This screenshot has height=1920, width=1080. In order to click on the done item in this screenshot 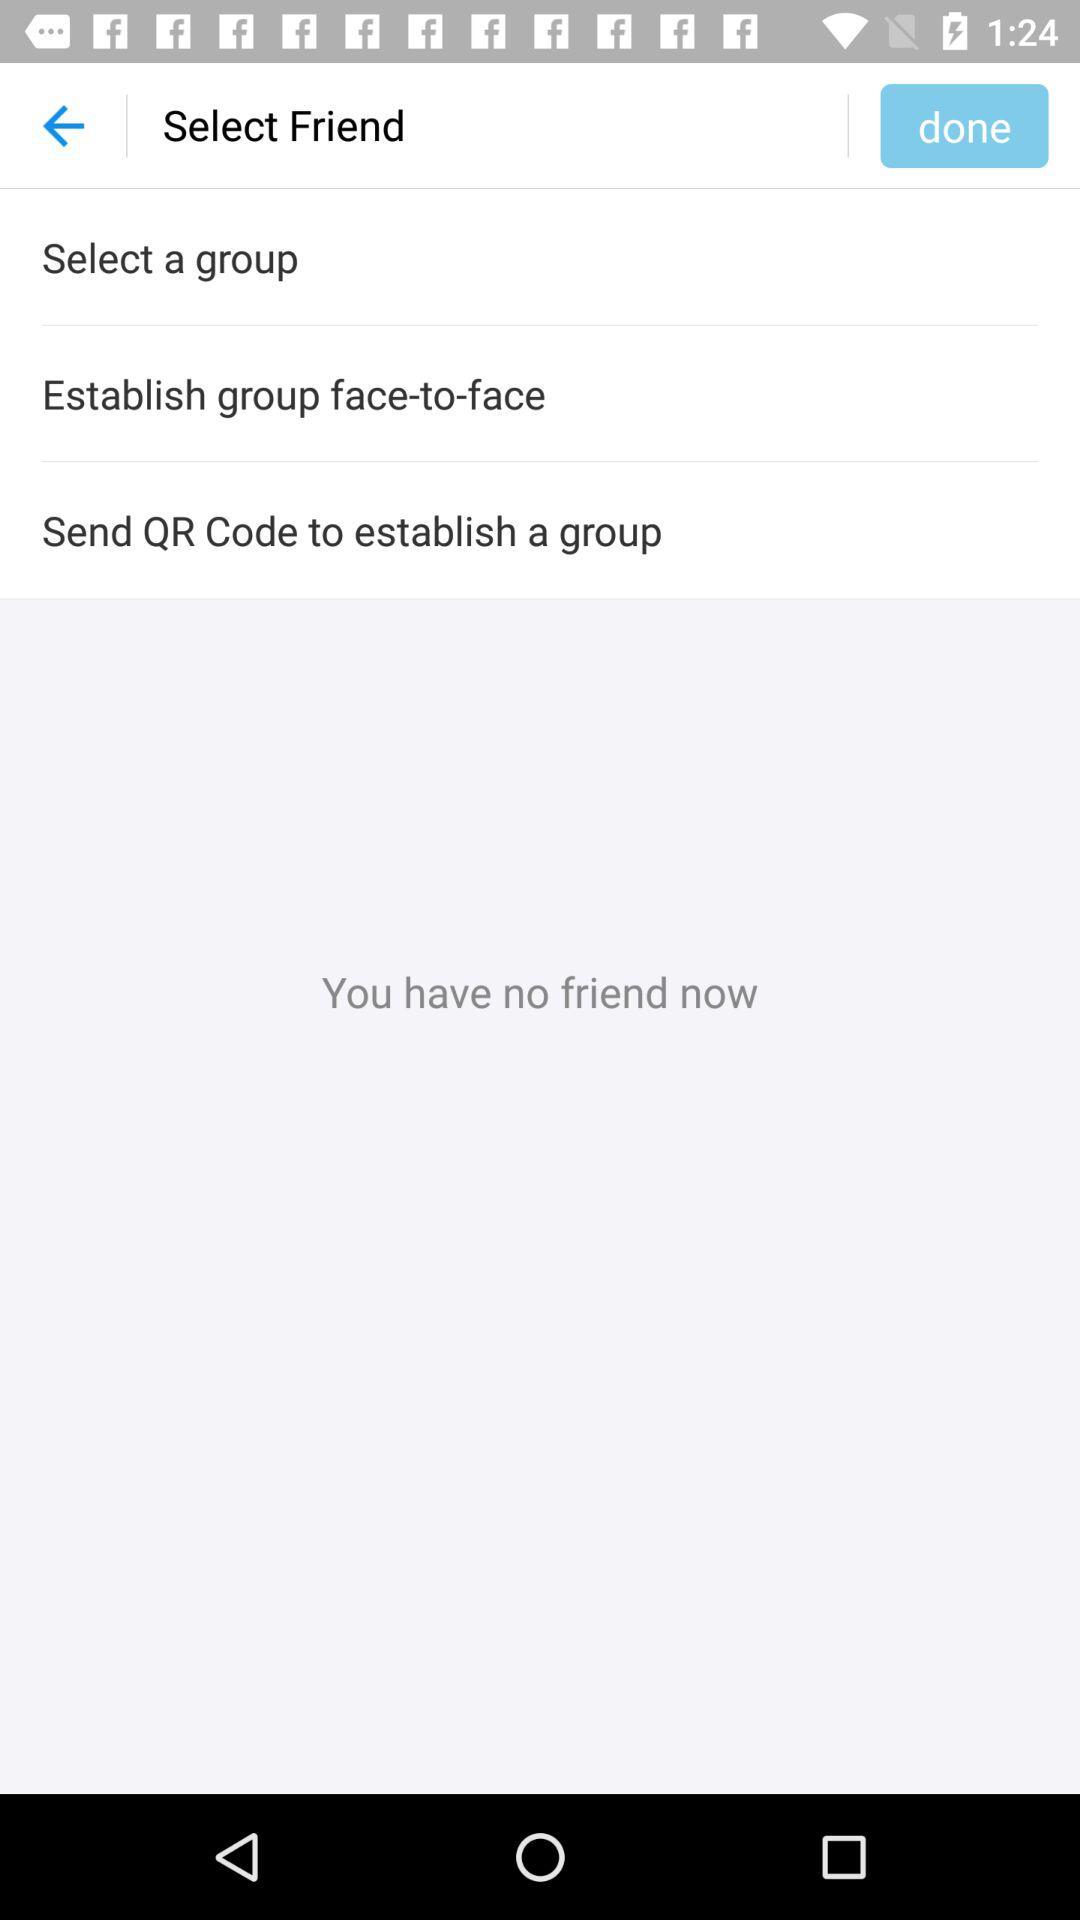, I will do `click(963, 124)`.